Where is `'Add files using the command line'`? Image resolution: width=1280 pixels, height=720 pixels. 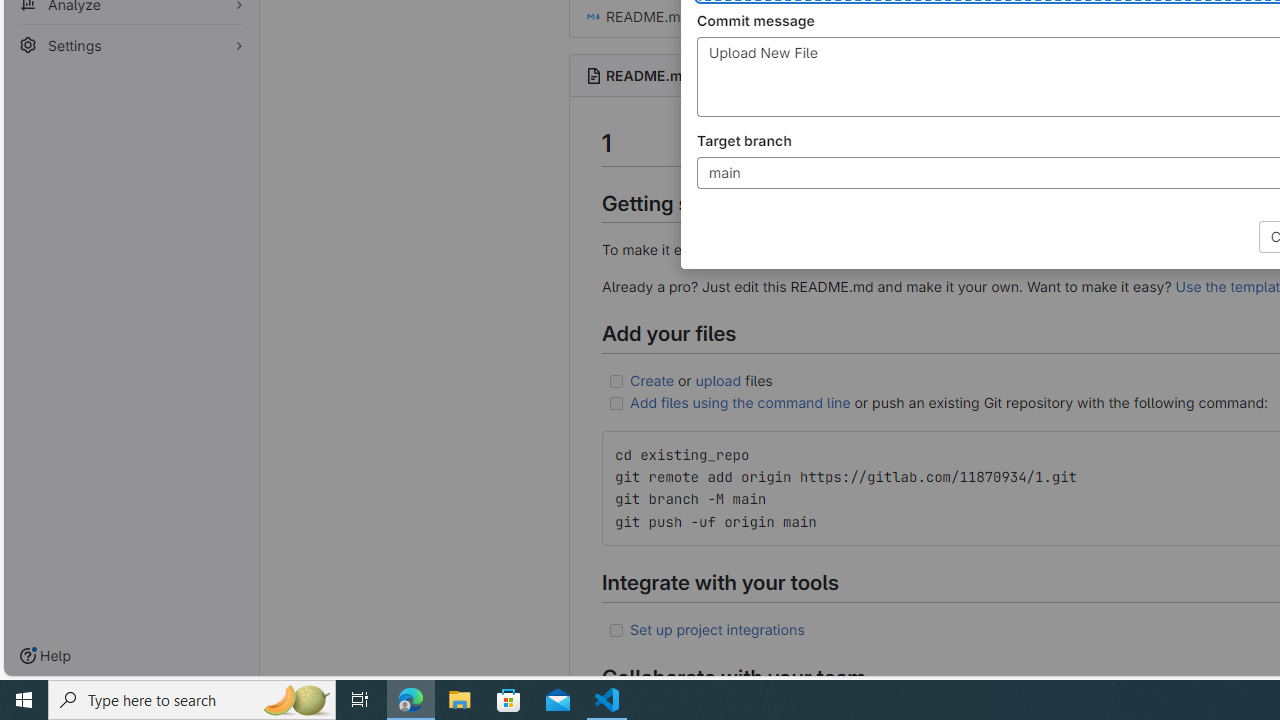
'Add files using the command line' is located at coordinates (739, 402).